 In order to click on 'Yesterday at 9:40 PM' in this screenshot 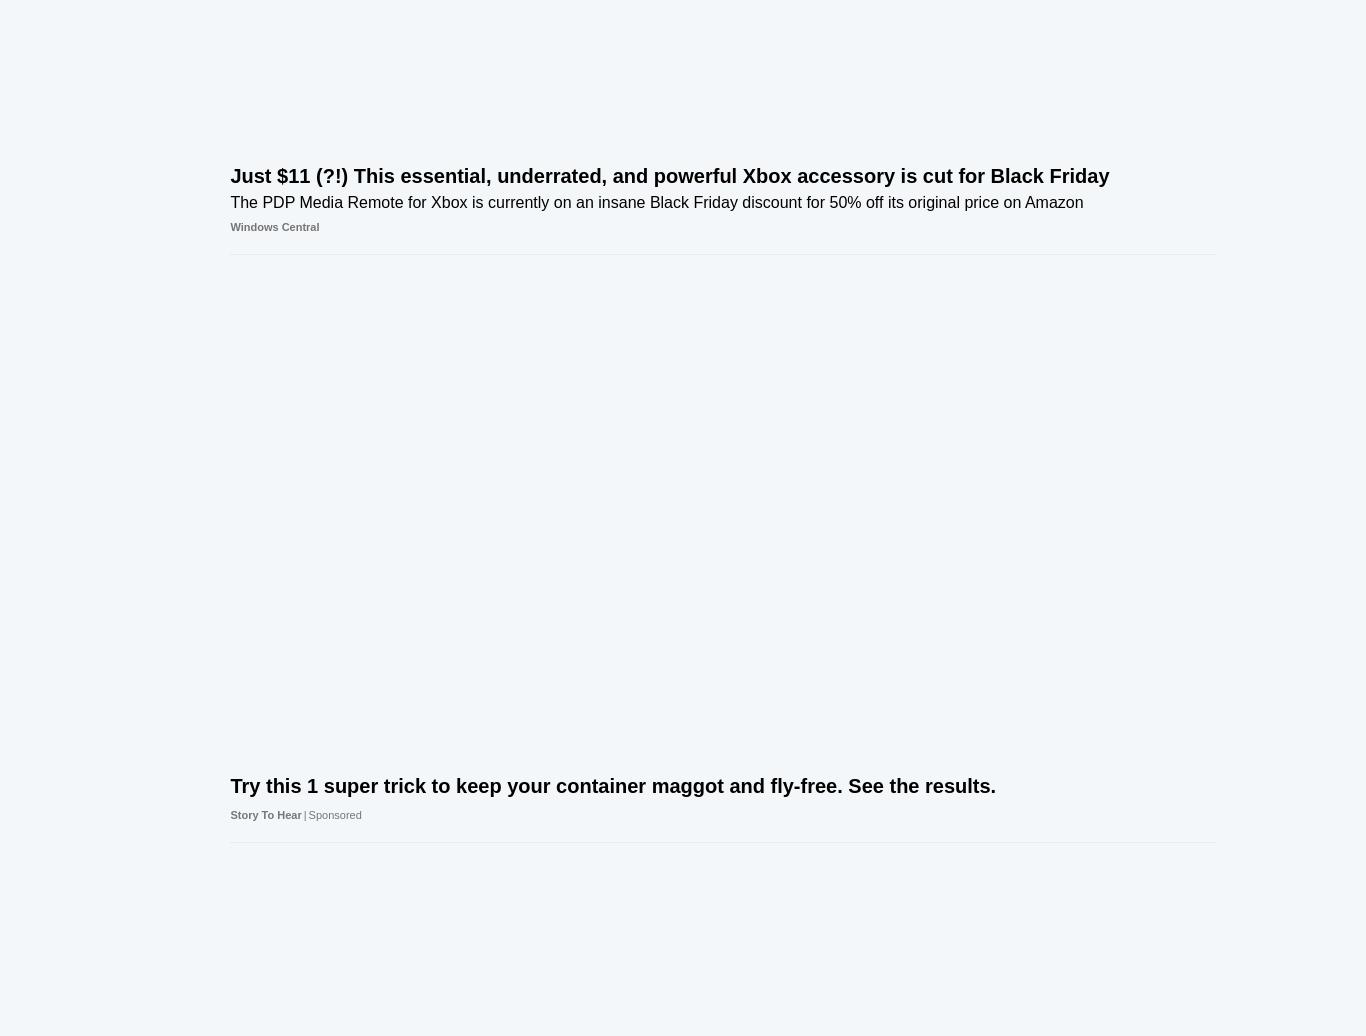, I will do `click(1204, 222)`.